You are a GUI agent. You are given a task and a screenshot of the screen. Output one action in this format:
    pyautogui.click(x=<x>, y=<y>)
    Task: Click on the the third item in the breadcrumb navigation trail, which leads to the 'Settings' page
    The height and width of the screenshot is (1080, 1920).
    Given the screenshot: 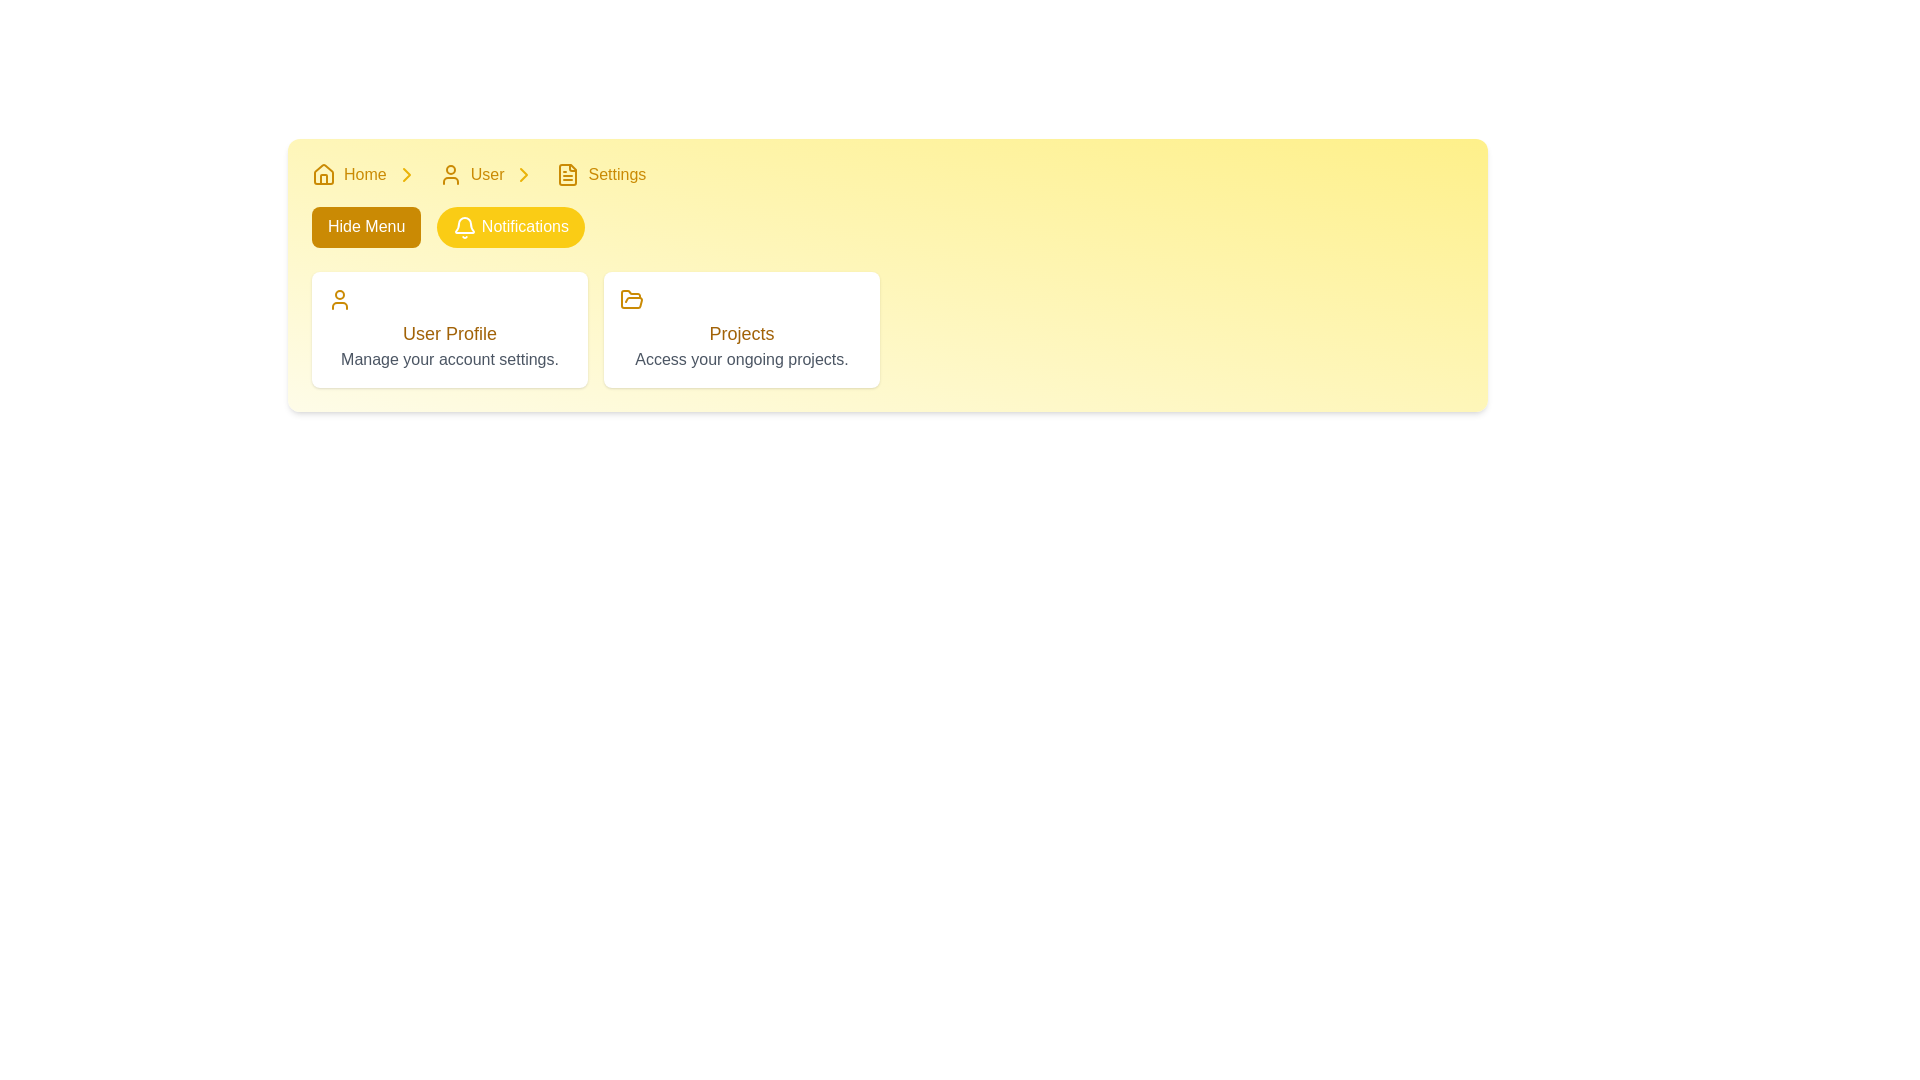 What is the action you would take?
    pyautogui.click(x=600, y=173)
    